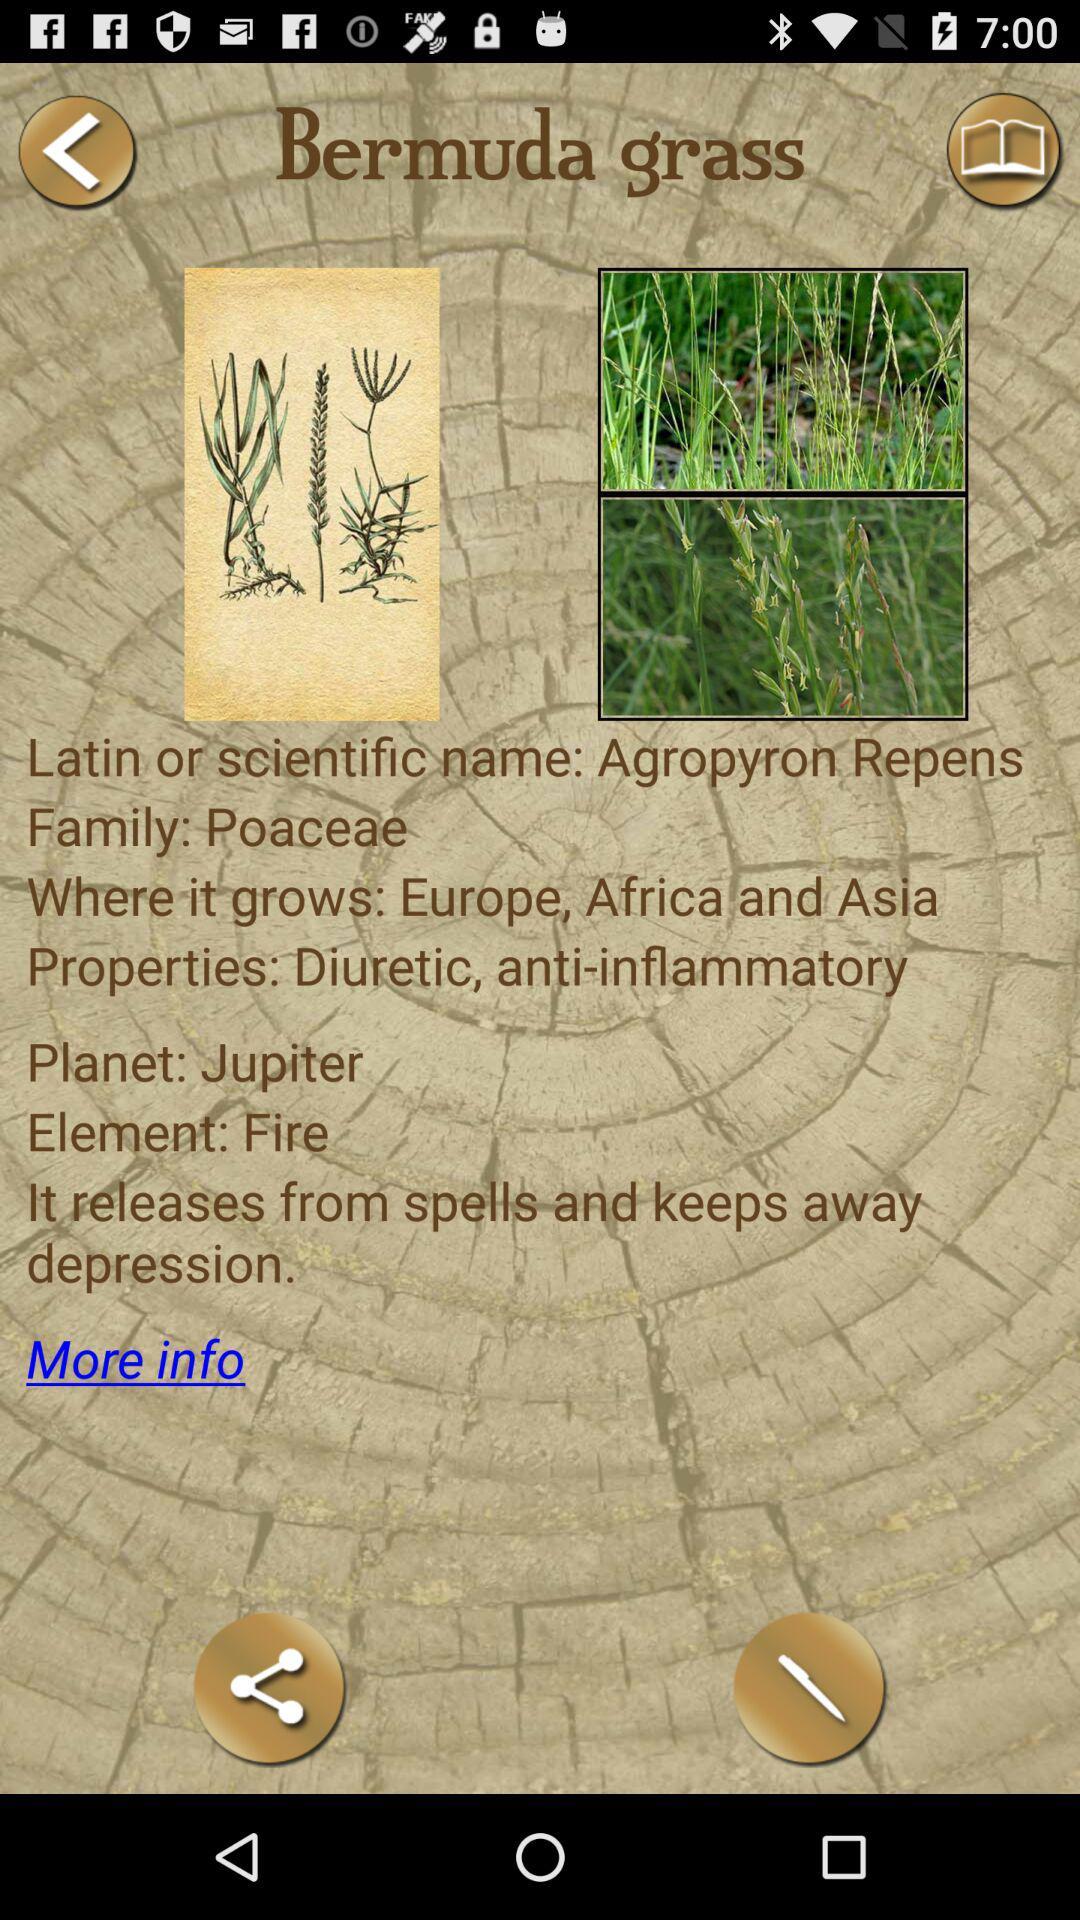  What do you see at coordinates (810, 1688) in the screenshot?
I see `open notes` at bounding box center [810, 1688].